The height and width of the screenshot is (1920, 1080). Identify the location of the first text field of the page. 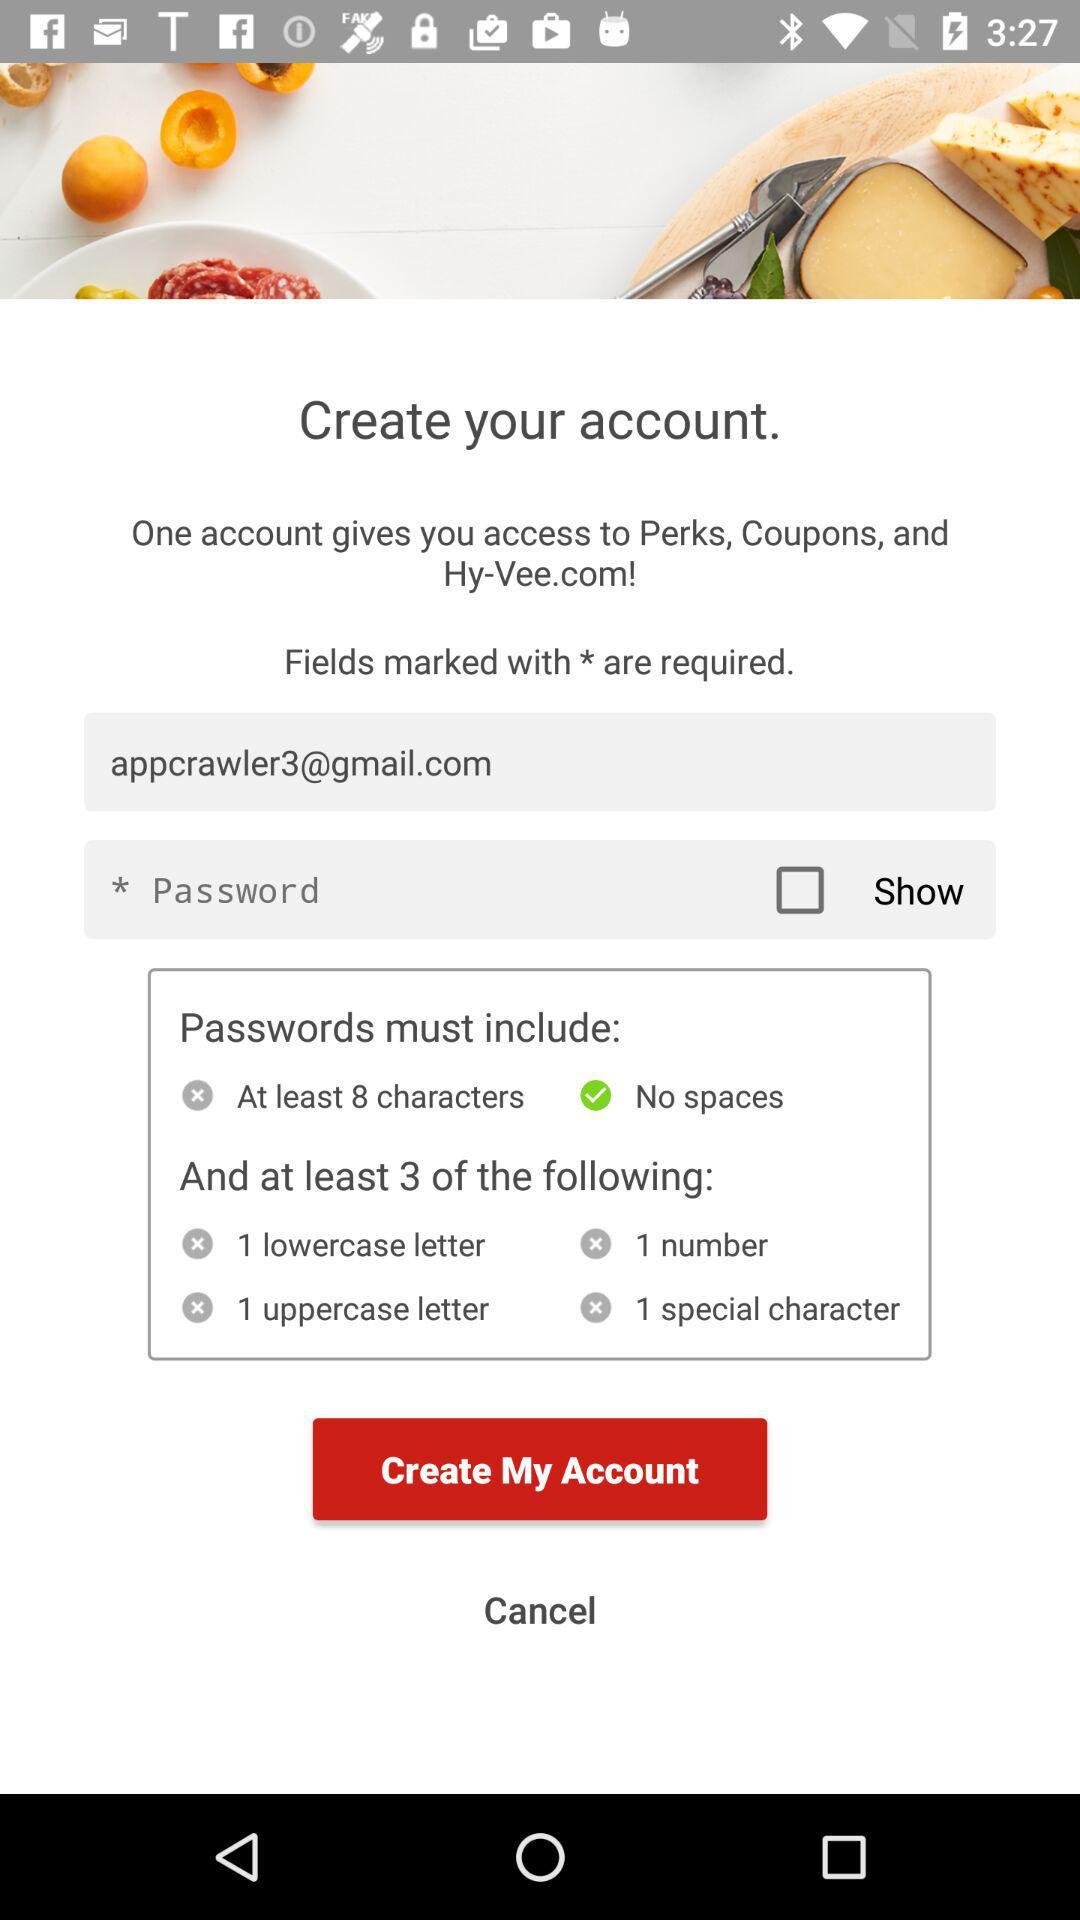
(540, 747).